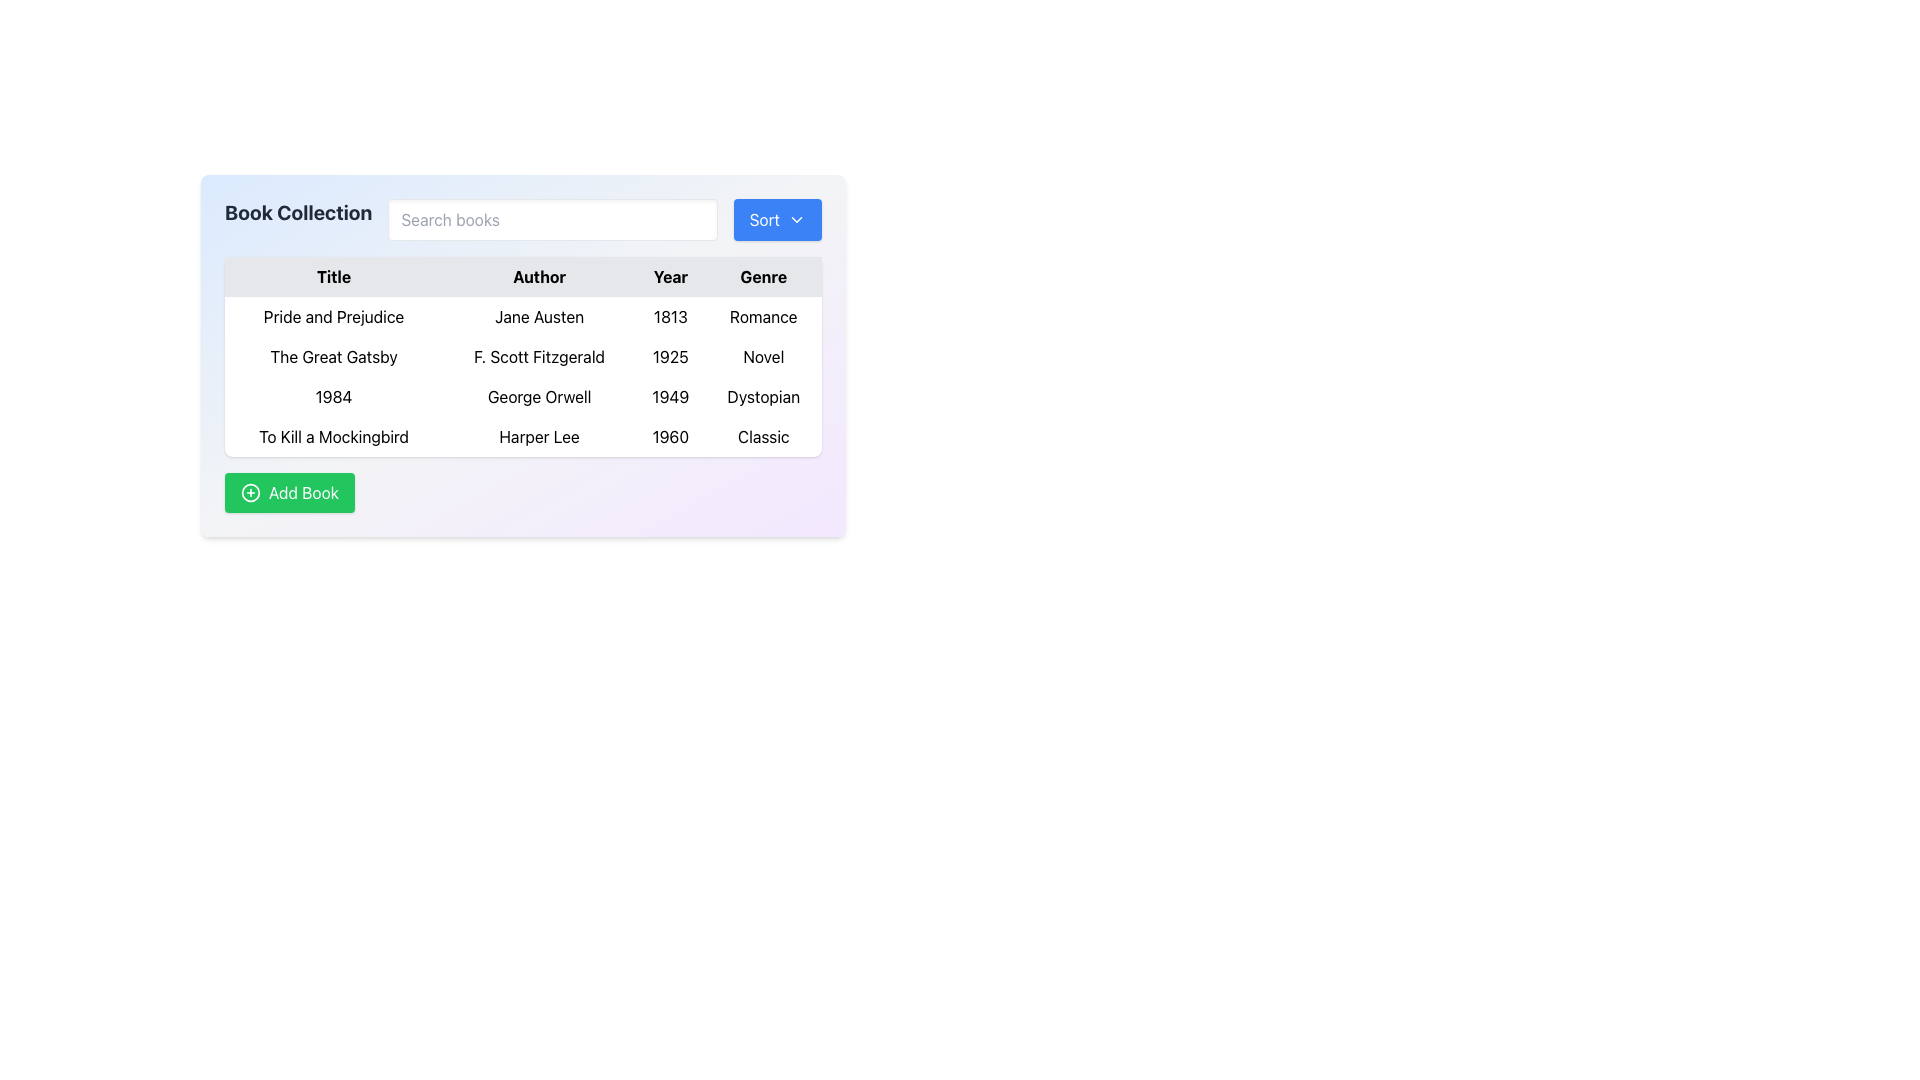 This screenshot has width=1920, height=1080. What do you see at coordinates (523, 315) in the screenshot?
I see `table row displaying the book information for 'Pride and Prejudice' by 'Jane Austen', published in '1813', categorized as 'Romance'` at bounding box center [523, 315].